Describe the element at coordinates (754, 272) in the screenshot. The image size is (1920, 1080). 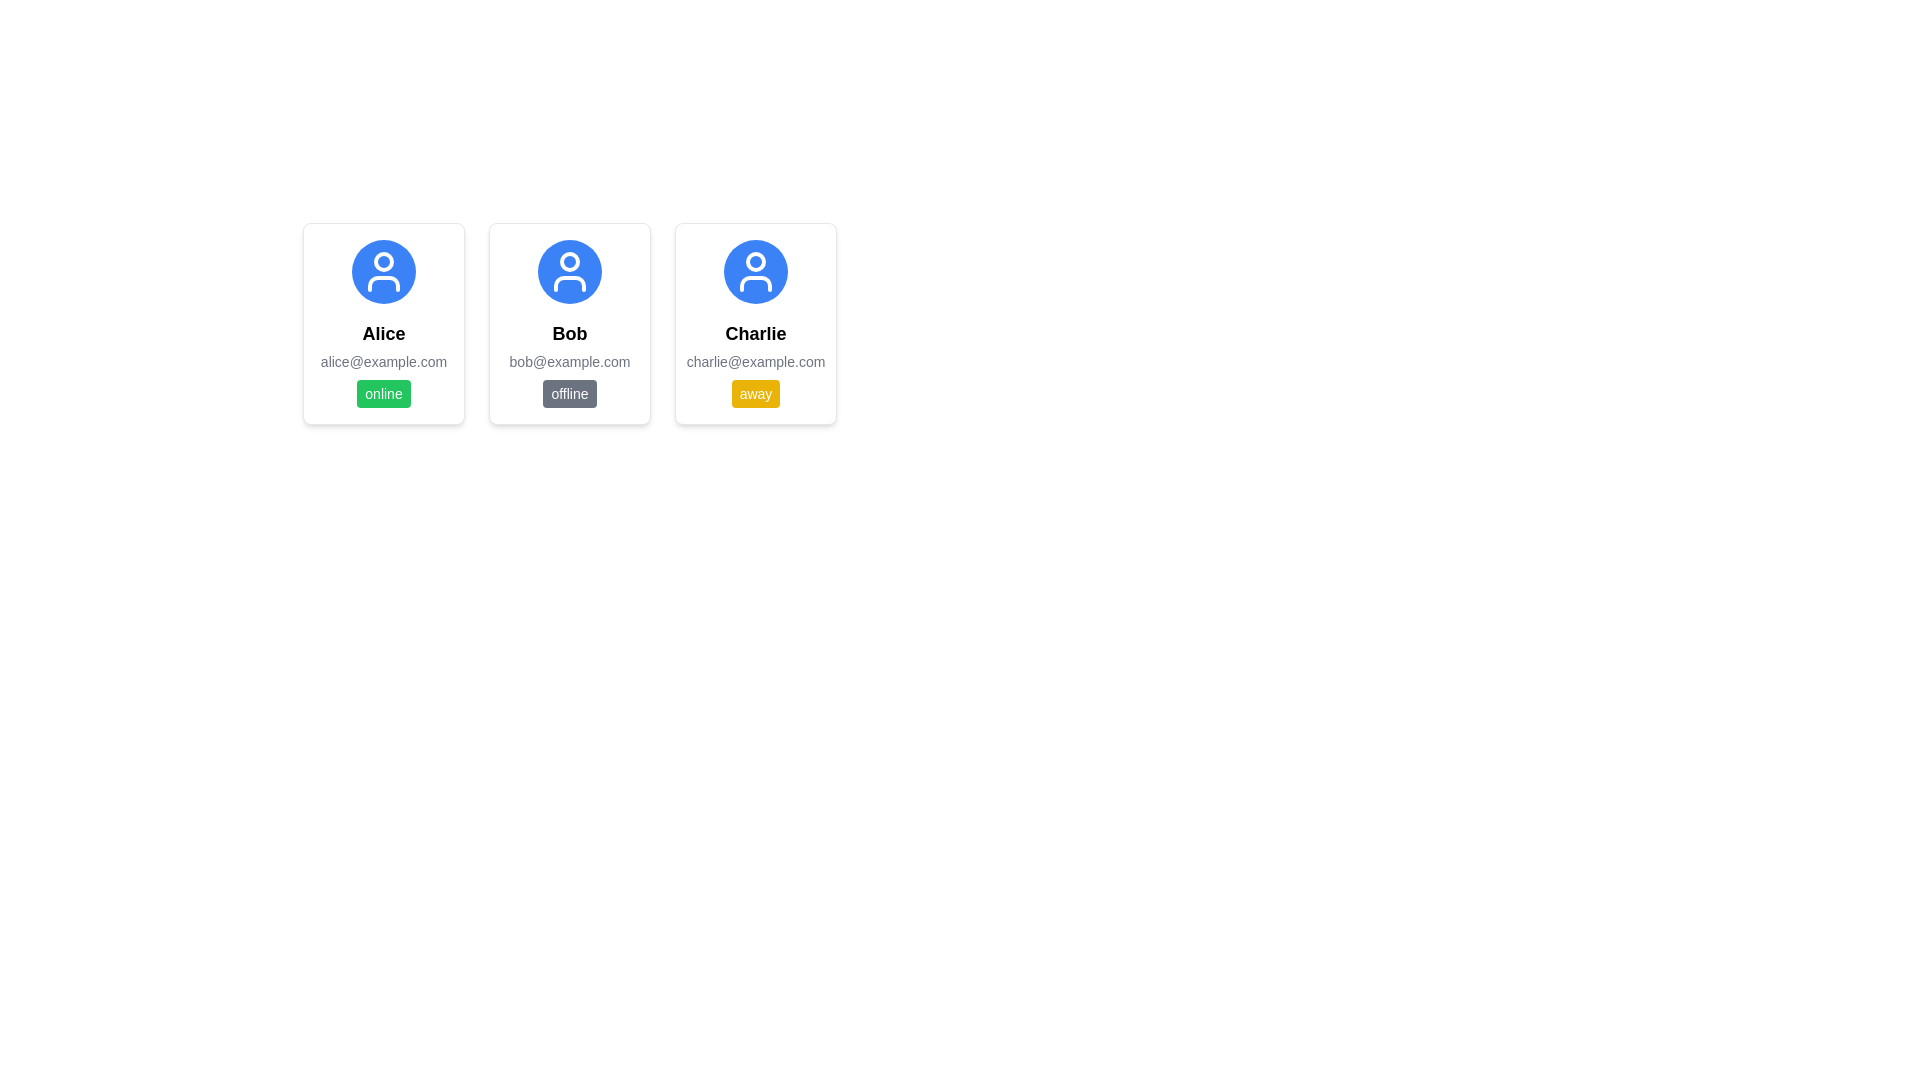
I see `the user icon representing a person's silhouette located in the middle of the blue circular background in the third card labeled 'Charlie'` at that location.